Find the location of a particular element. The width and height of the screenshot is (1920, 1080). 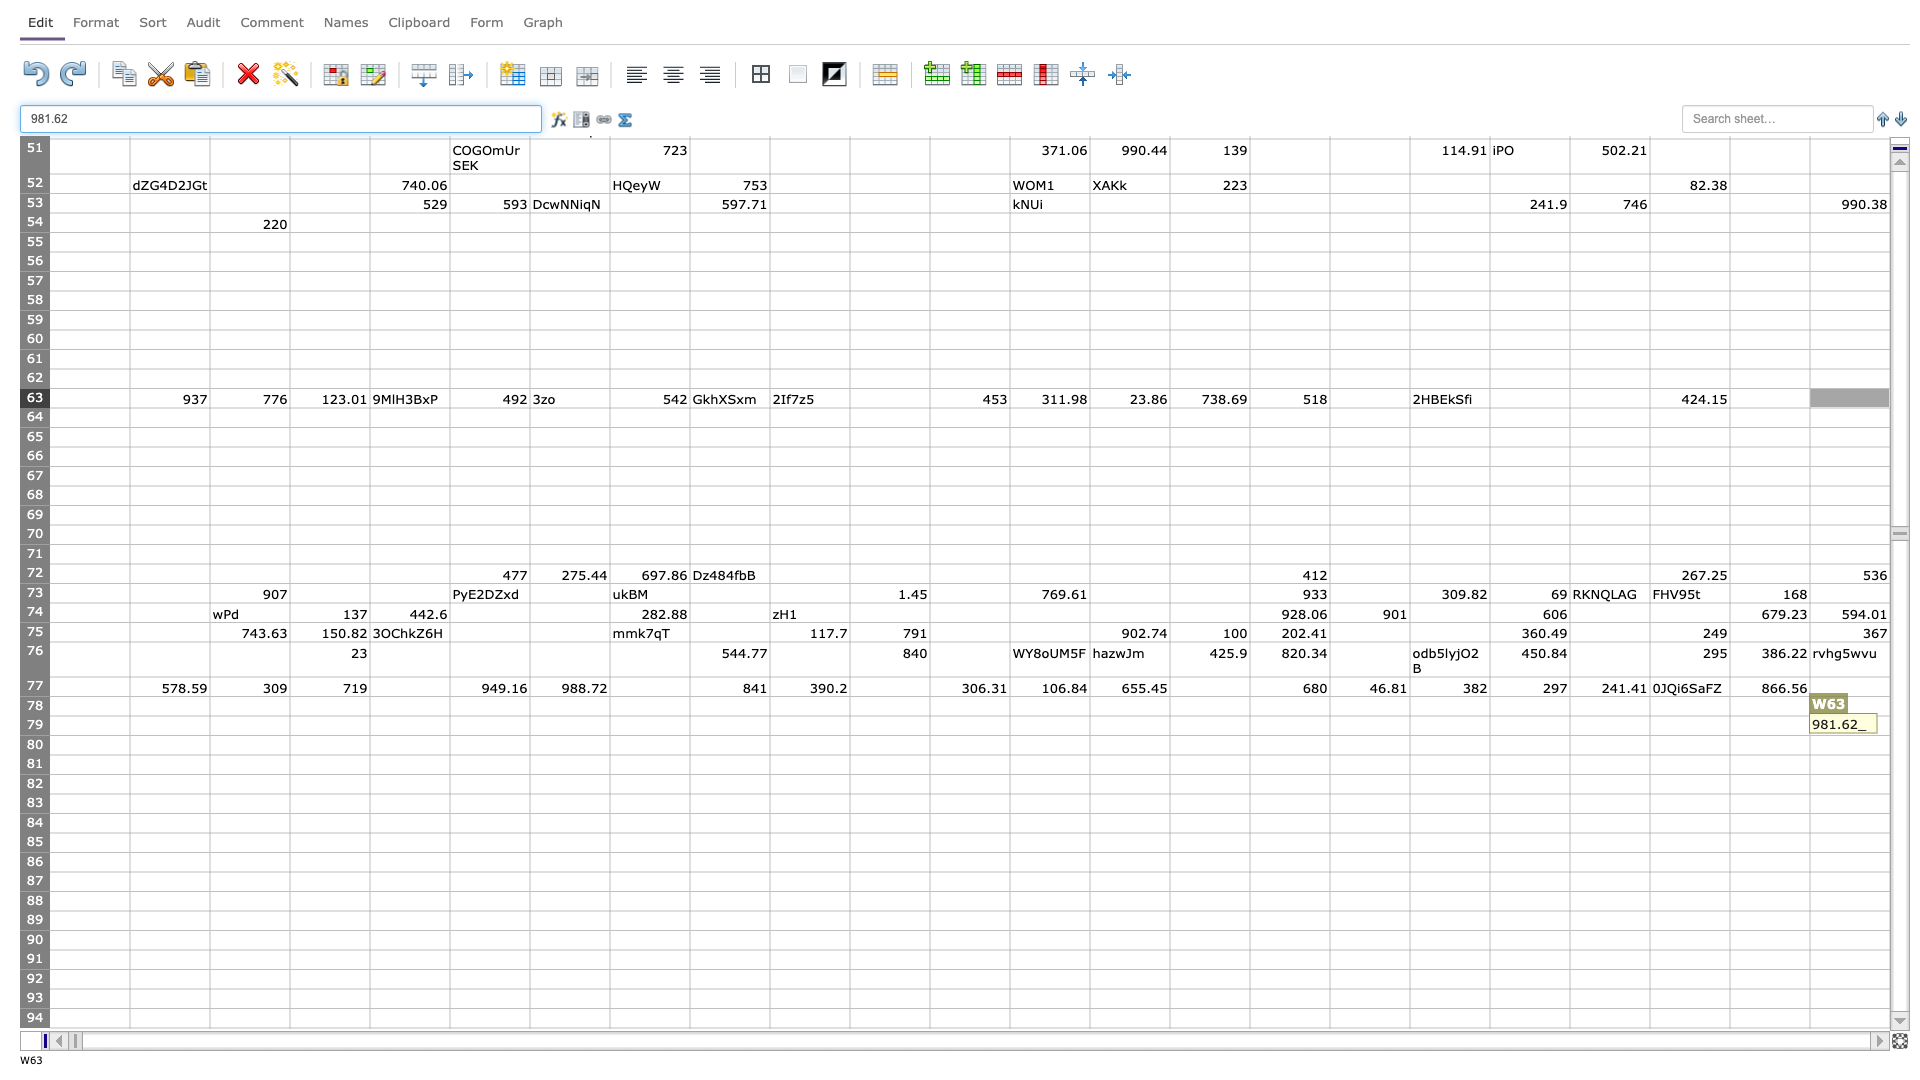

Upper left corner of cell B80 is located at coordinates (128, 735).